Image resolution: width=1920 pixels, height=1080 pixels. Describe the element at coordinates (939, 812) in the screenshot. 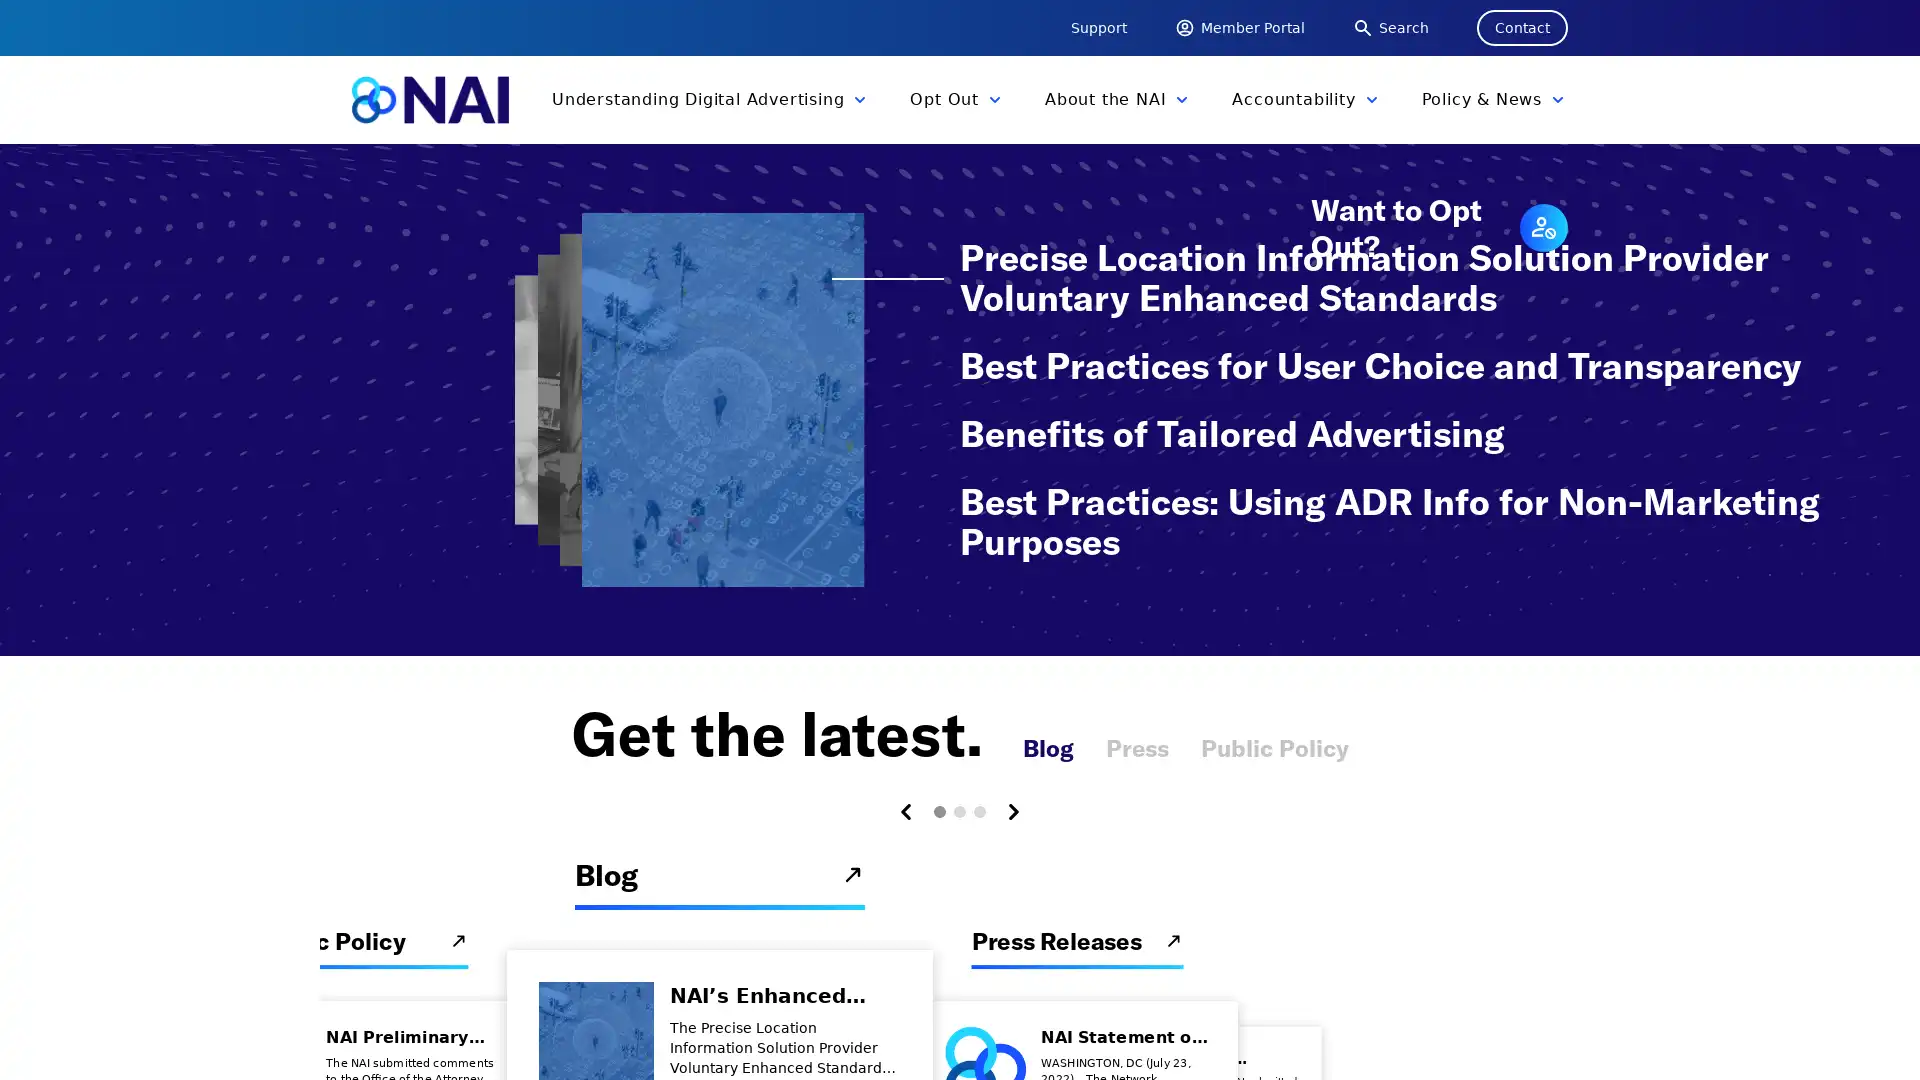

I see `Carousel Page 1 (Current Slide)` at that location.